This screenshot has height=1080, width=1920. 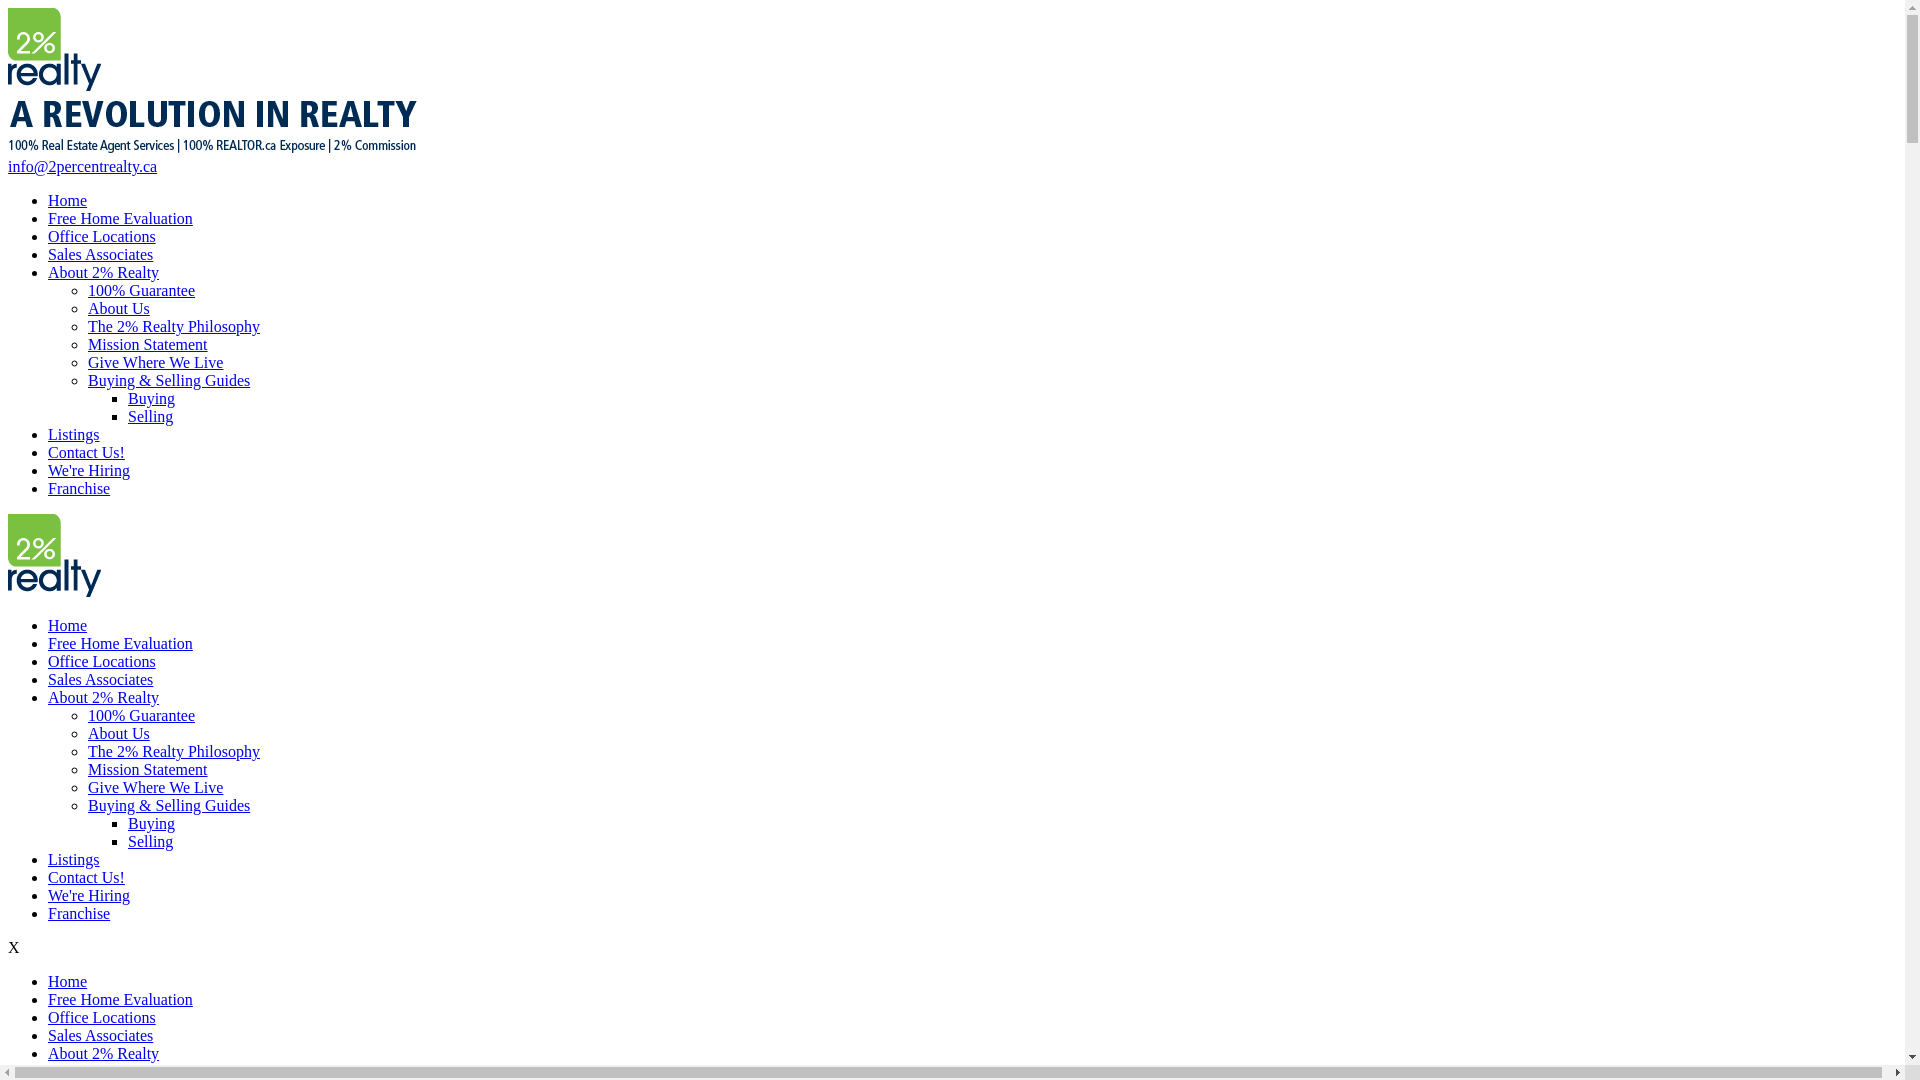 What do you see at coordinates (48, 1052) in the screenshot?
I see `'About 2% Realty'` at bounding box center [48, 1052].